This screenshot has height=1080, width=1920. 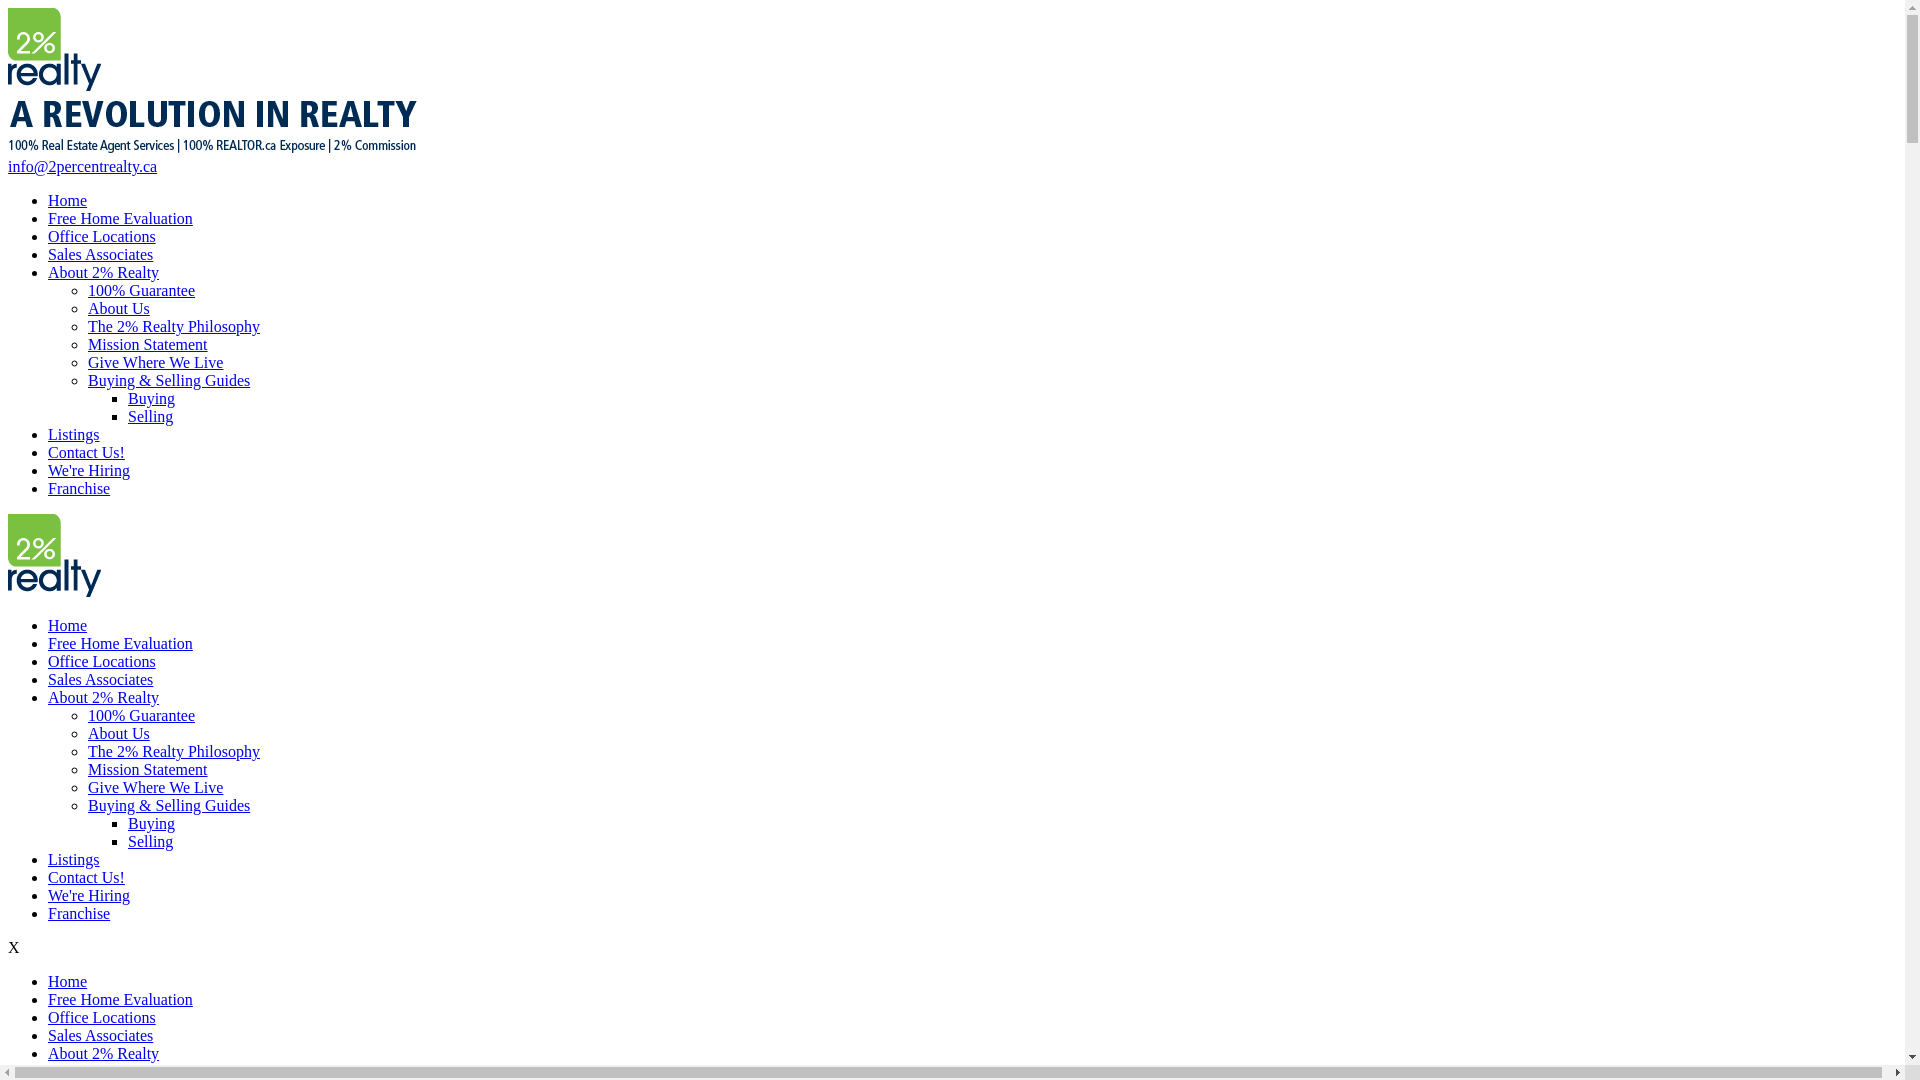 What do you see at coordinates (48, 1052) in the screenshot?
I see `'About 2% Realty'` at bounding box center [48, 1052].